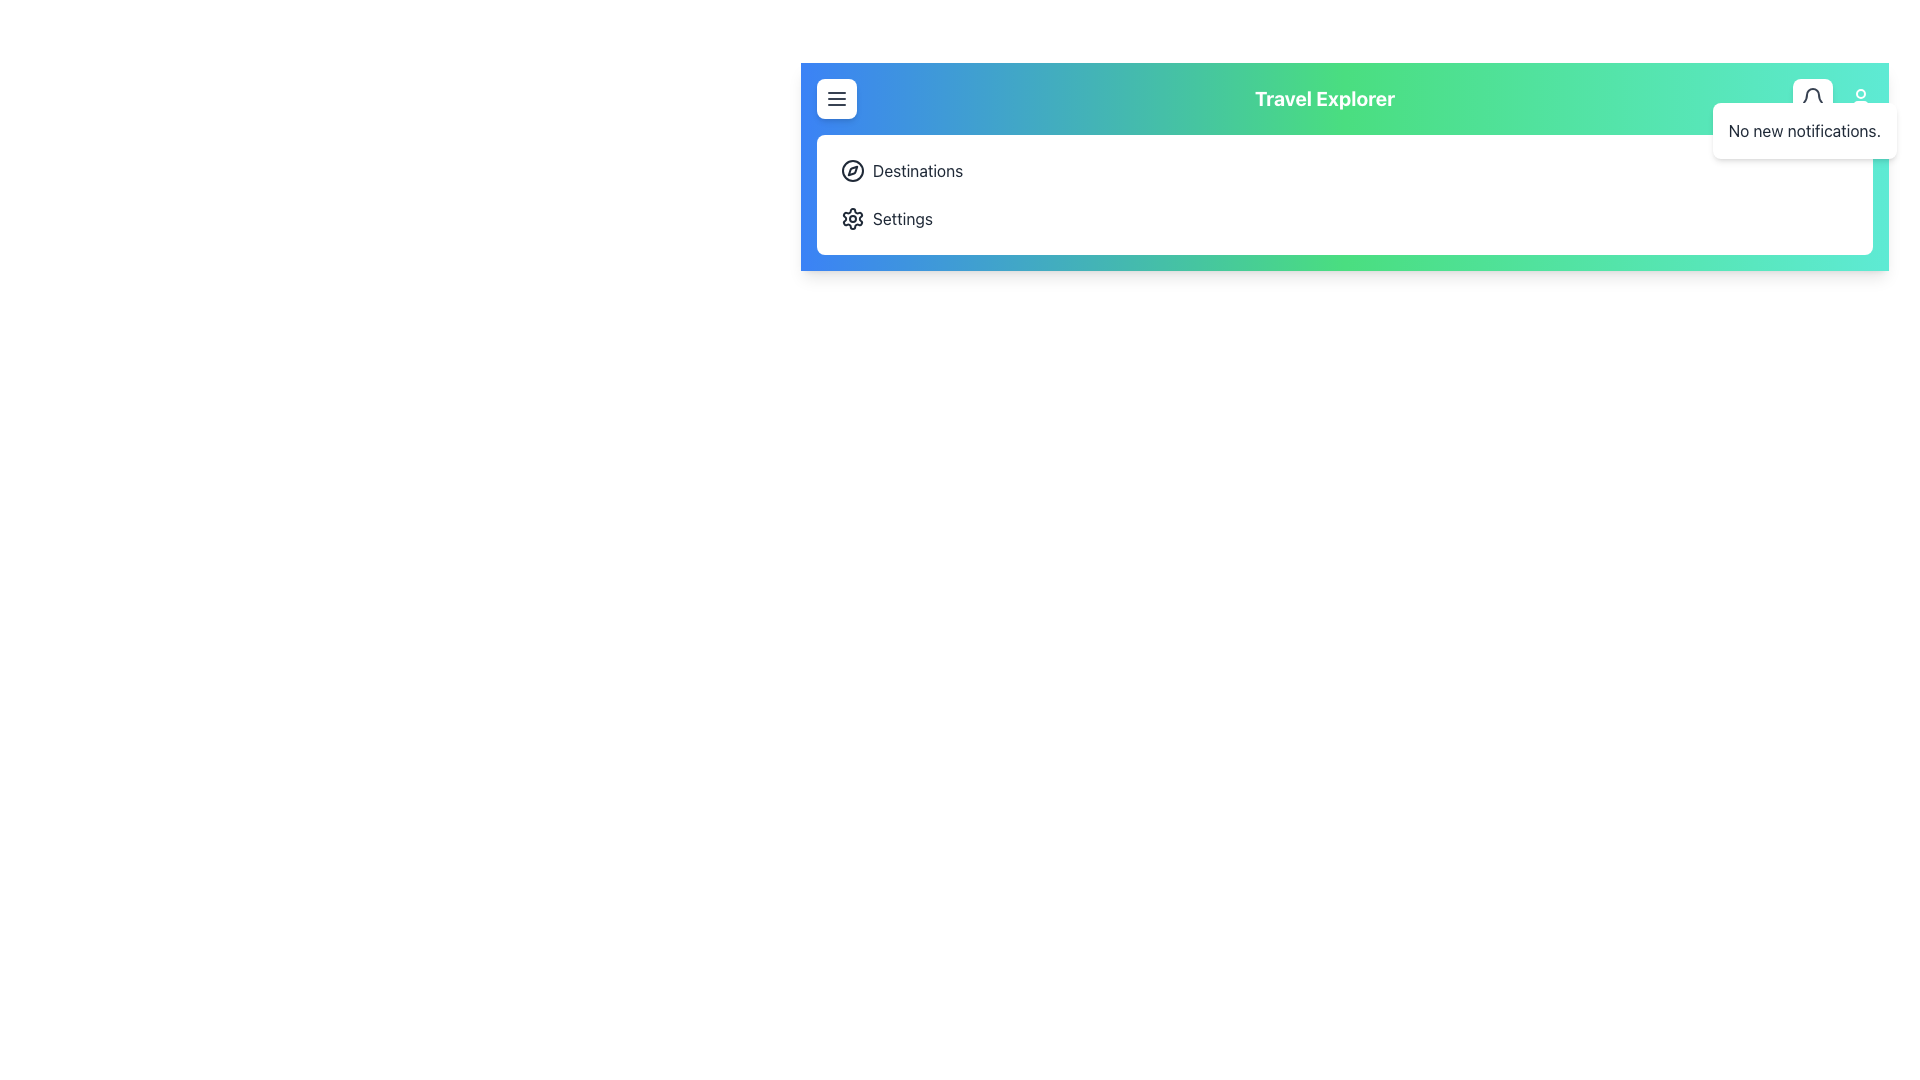  What do you see at coordinates (853, 219) in the screenshot?
I see `the settings icon, which is a gear-shaped graphical representation located in the secondary navigation menu below the 'Travel Explorer' header, specifically aligned with the 'Settings' text` at bounding box center [853, 219].